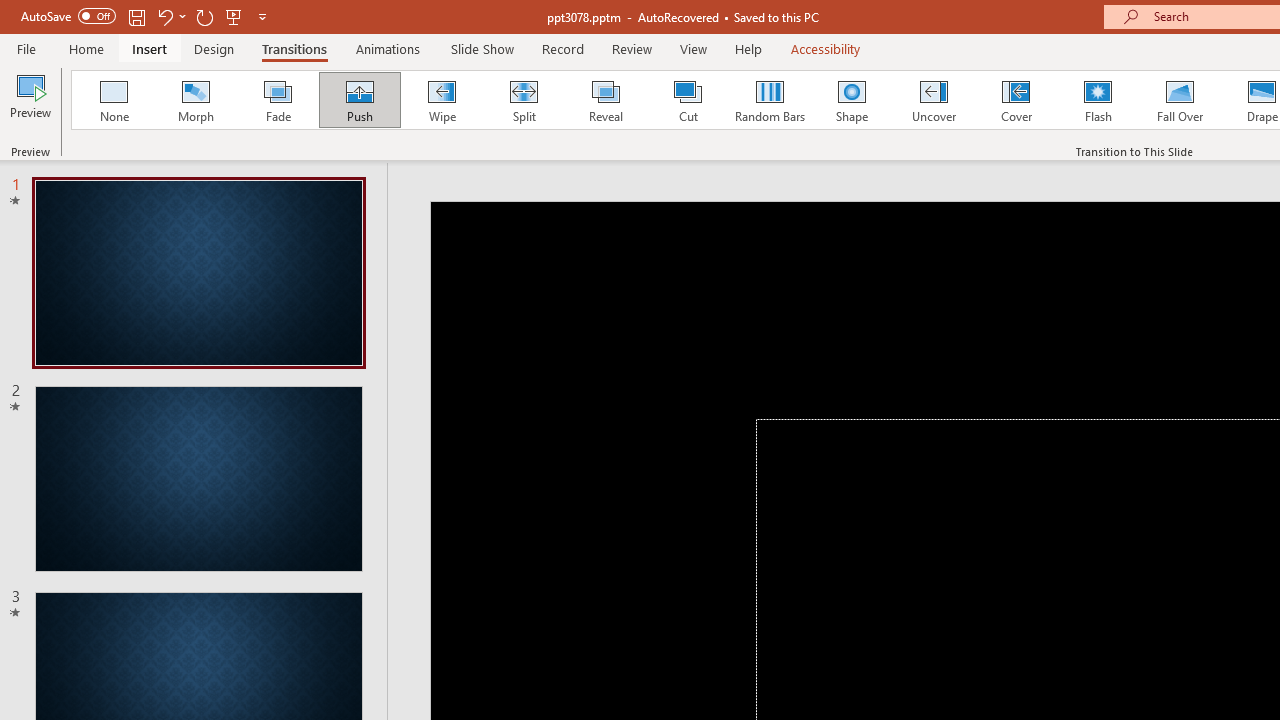 Image resolution: width=1280 pixels, height=720 pixels. I want to click on 'Split', so click(523, 100).